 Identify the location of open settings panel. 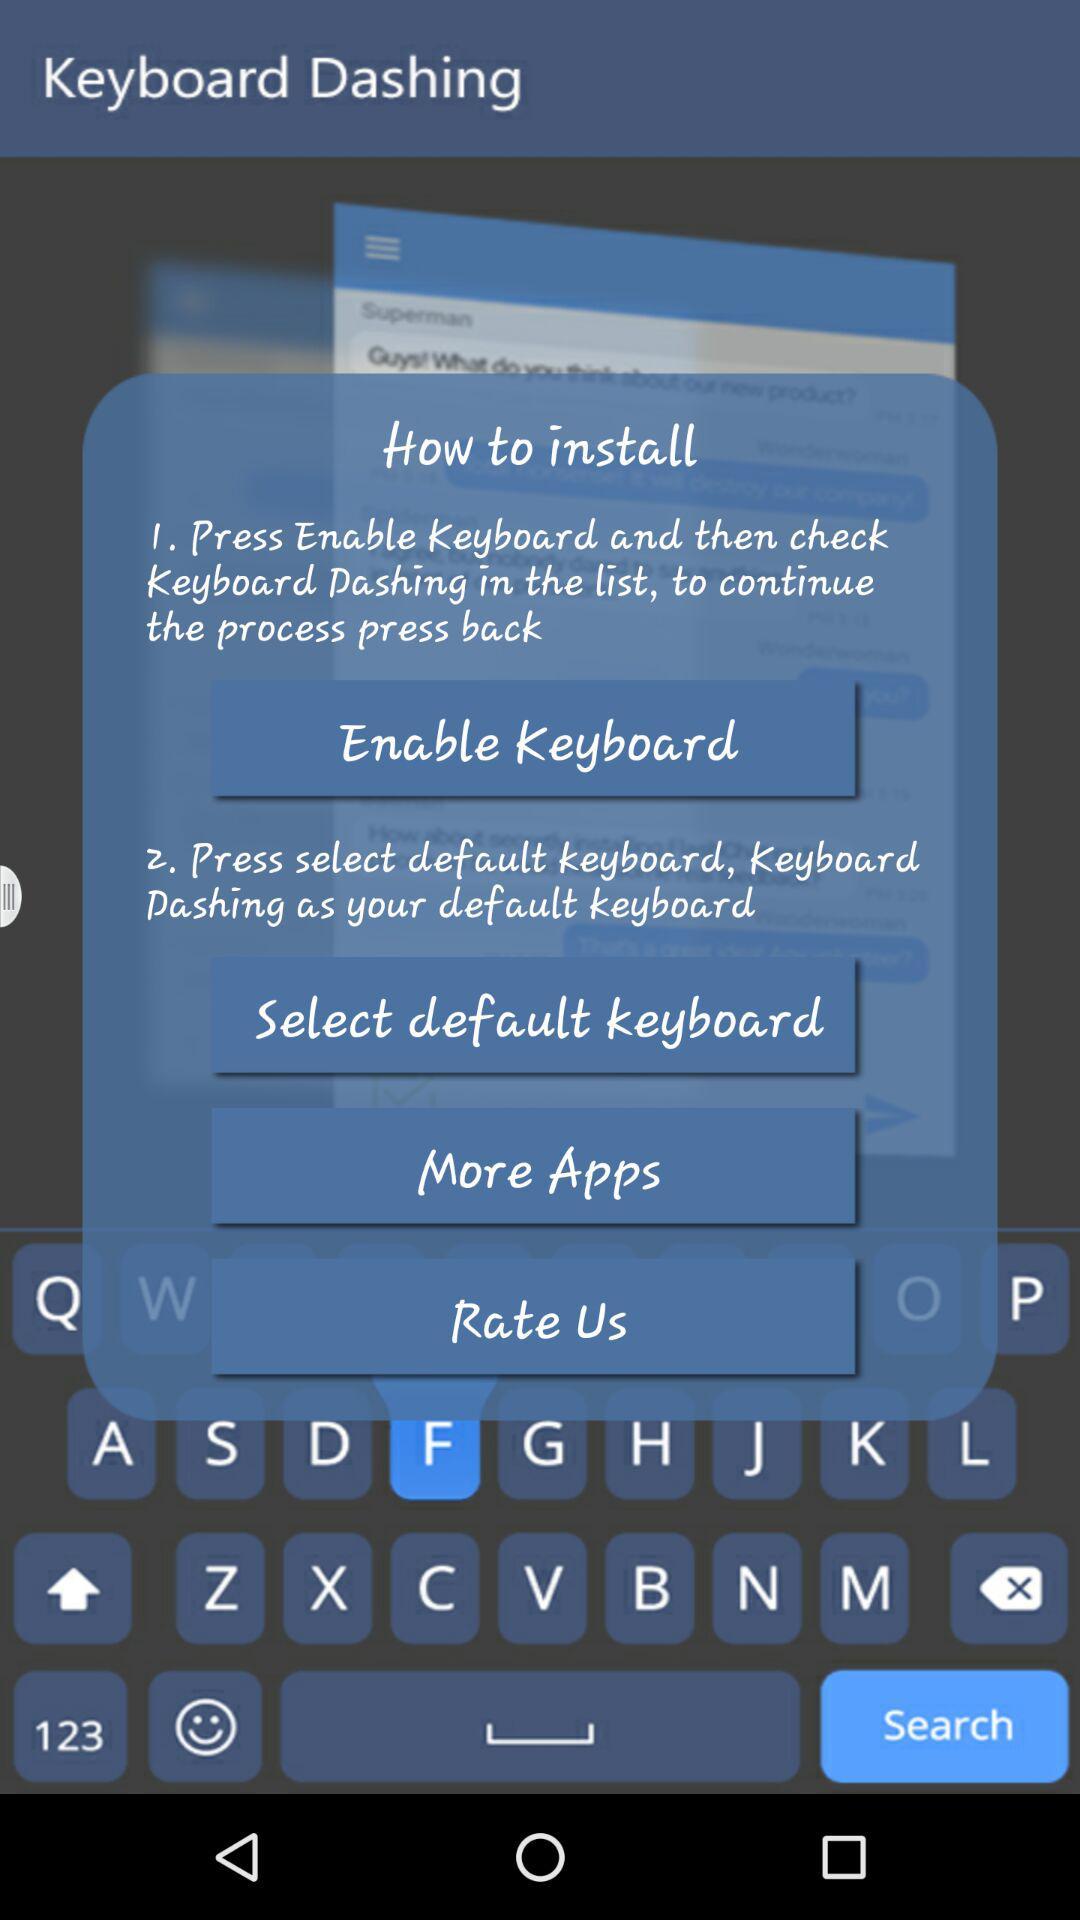
(23, 895).